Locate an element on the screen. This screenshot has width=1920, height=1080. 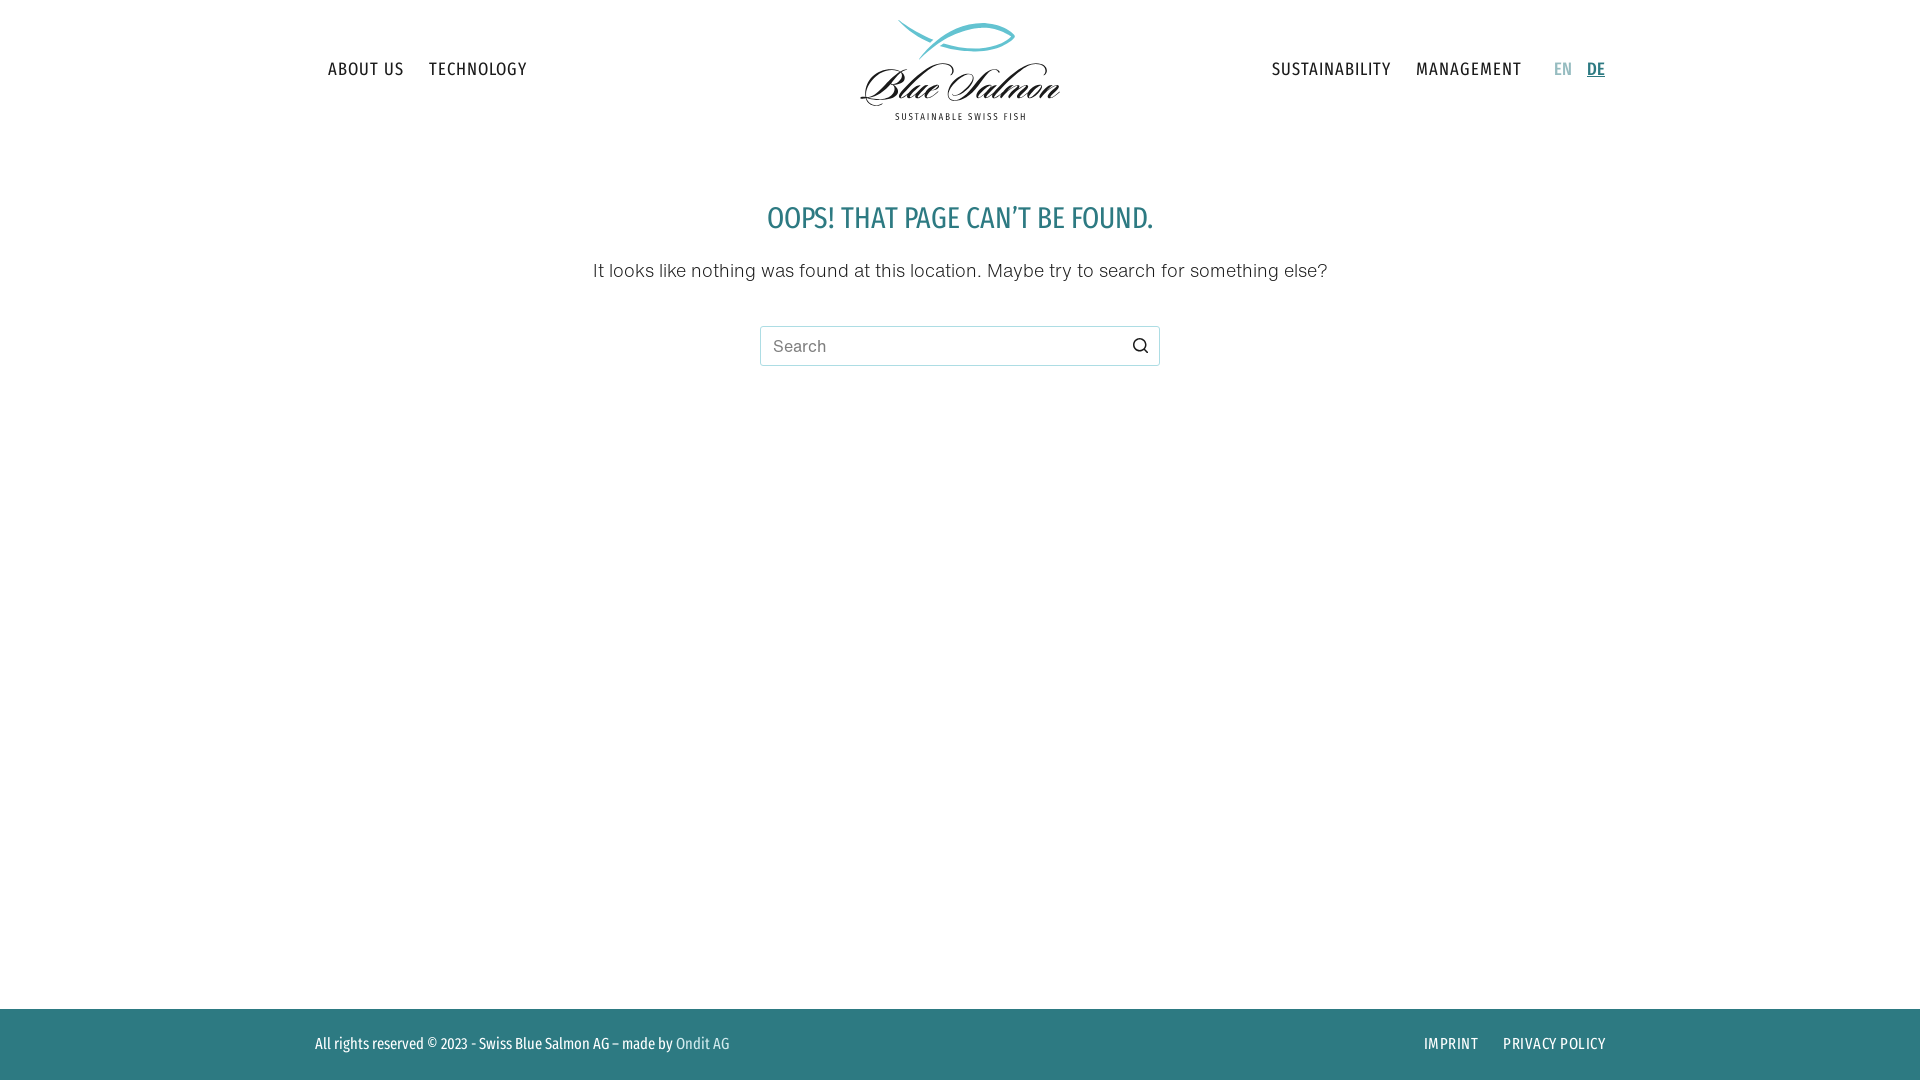
'Ondit AG' is located at coordinates (702, 1042).